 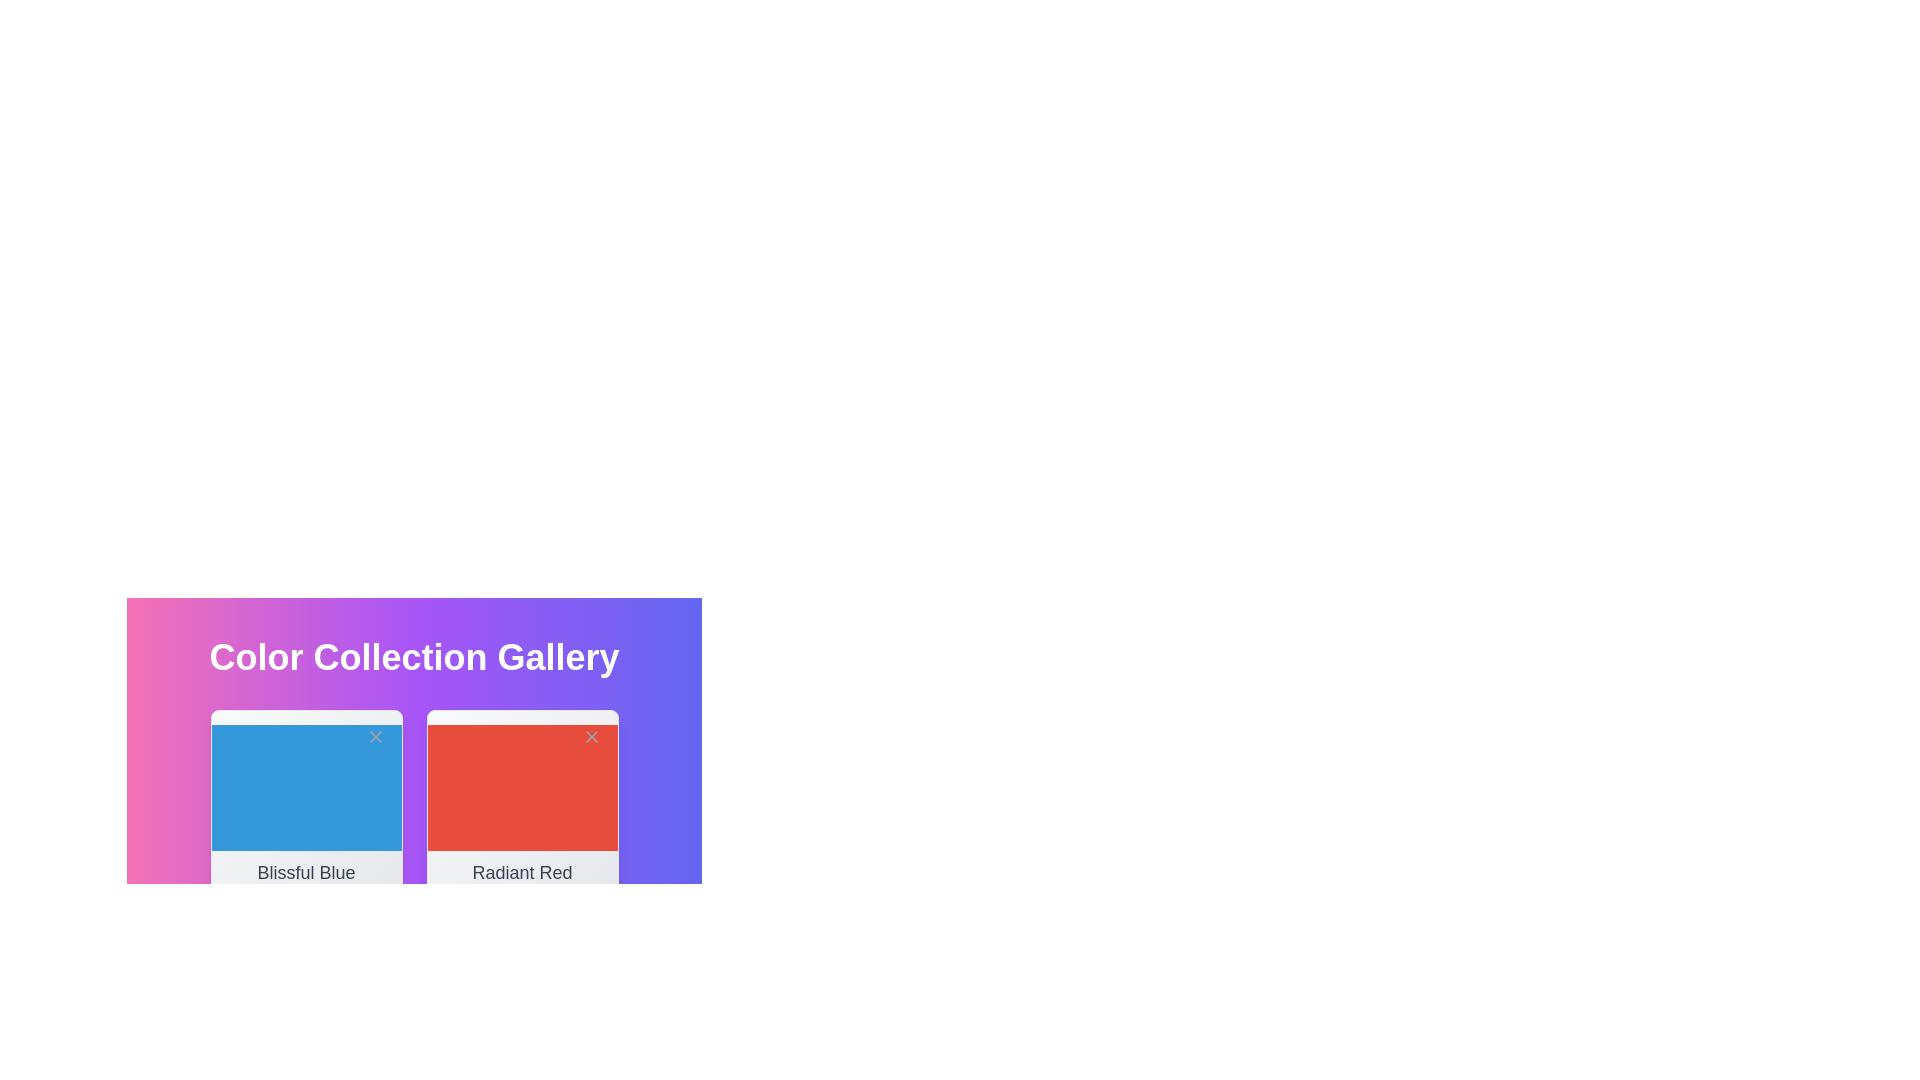 What do you see at coordinates (522, 786) in the screenshot?
I see `the Color Display Panel, which is a solid-colored red rectangle located in the upper section of the card labeled 'Radiant Red'` at bounding box center [522, 786].